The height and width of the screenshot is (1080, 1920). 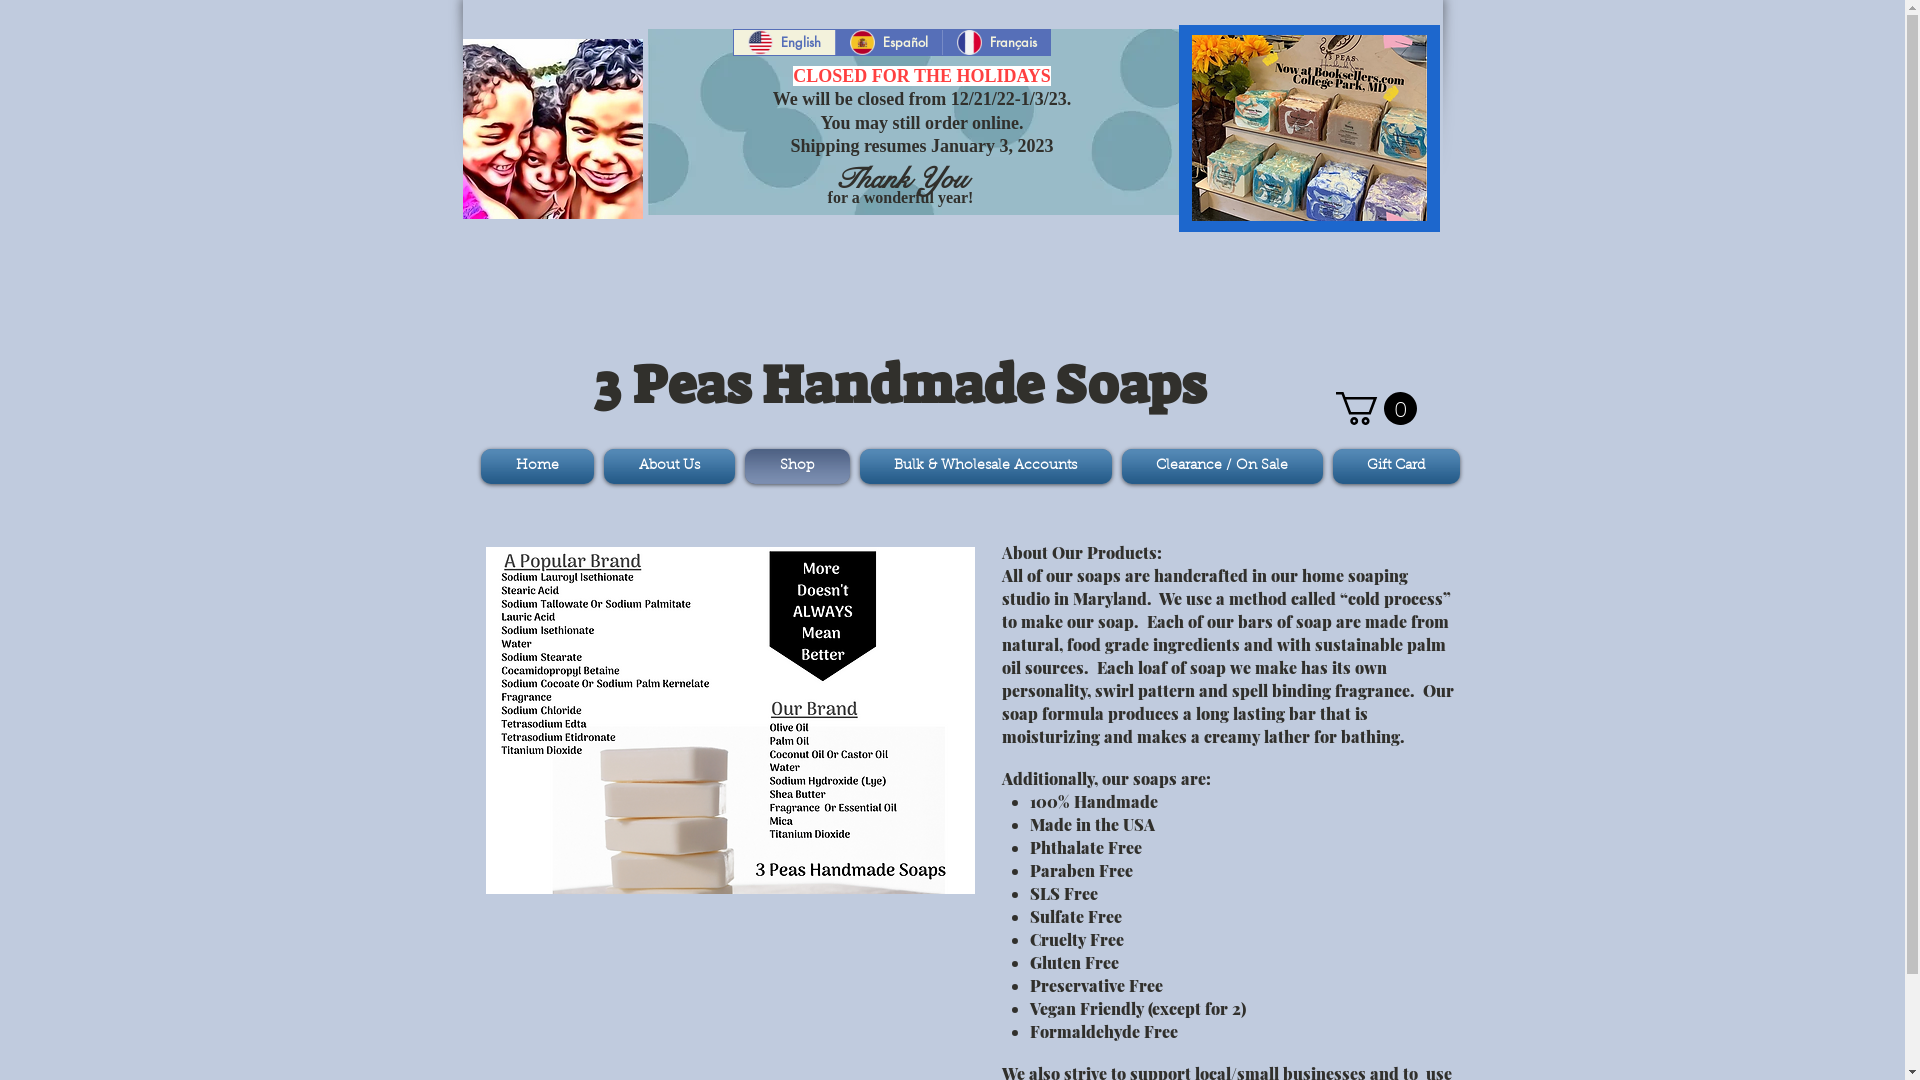 What do you see at coordinates (1220, 466) in the screenshot?
I see `'Clearance / On Sale'` at bounding box center [1220, 466].